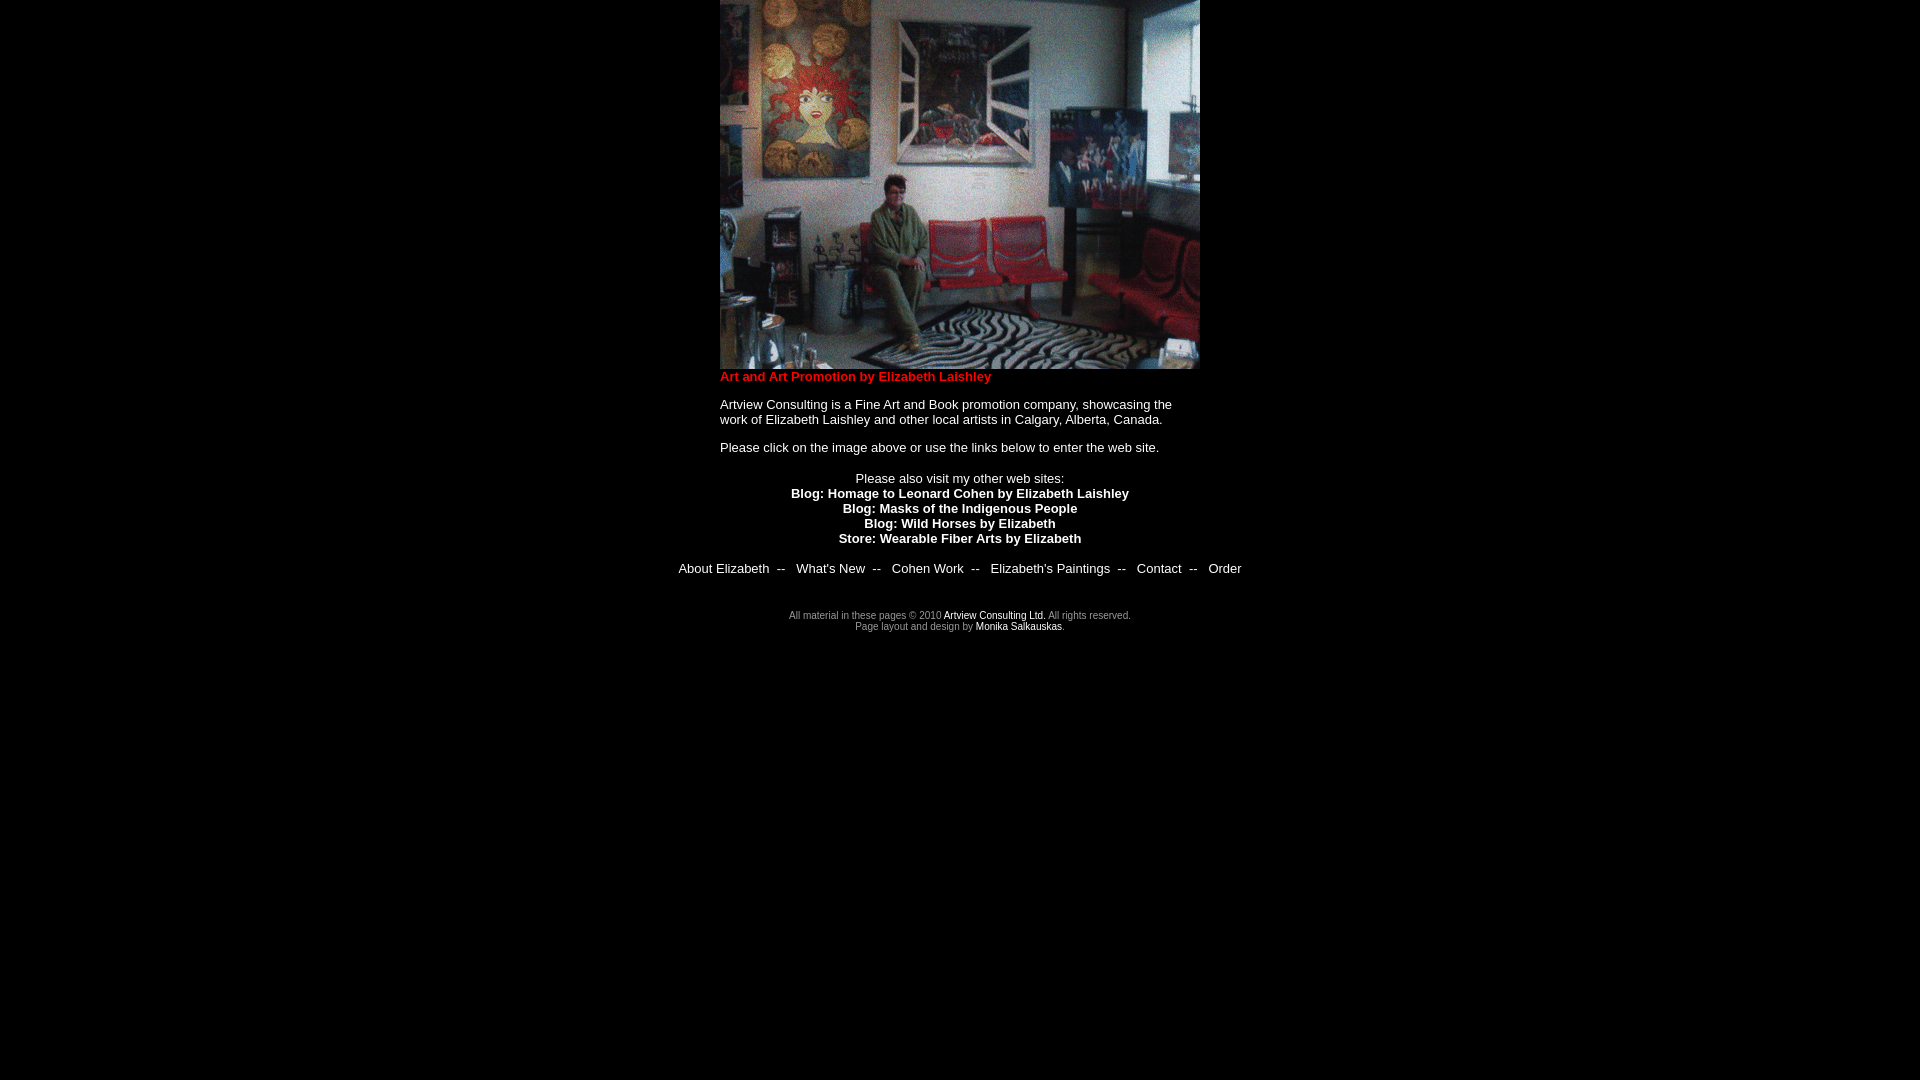 The width and height of the screenshot is (1920, 1080). Describe the element at coordinates (960, 507) in the screenshot. I see `'Blog: Masks of the Indigenous People'` at that location.